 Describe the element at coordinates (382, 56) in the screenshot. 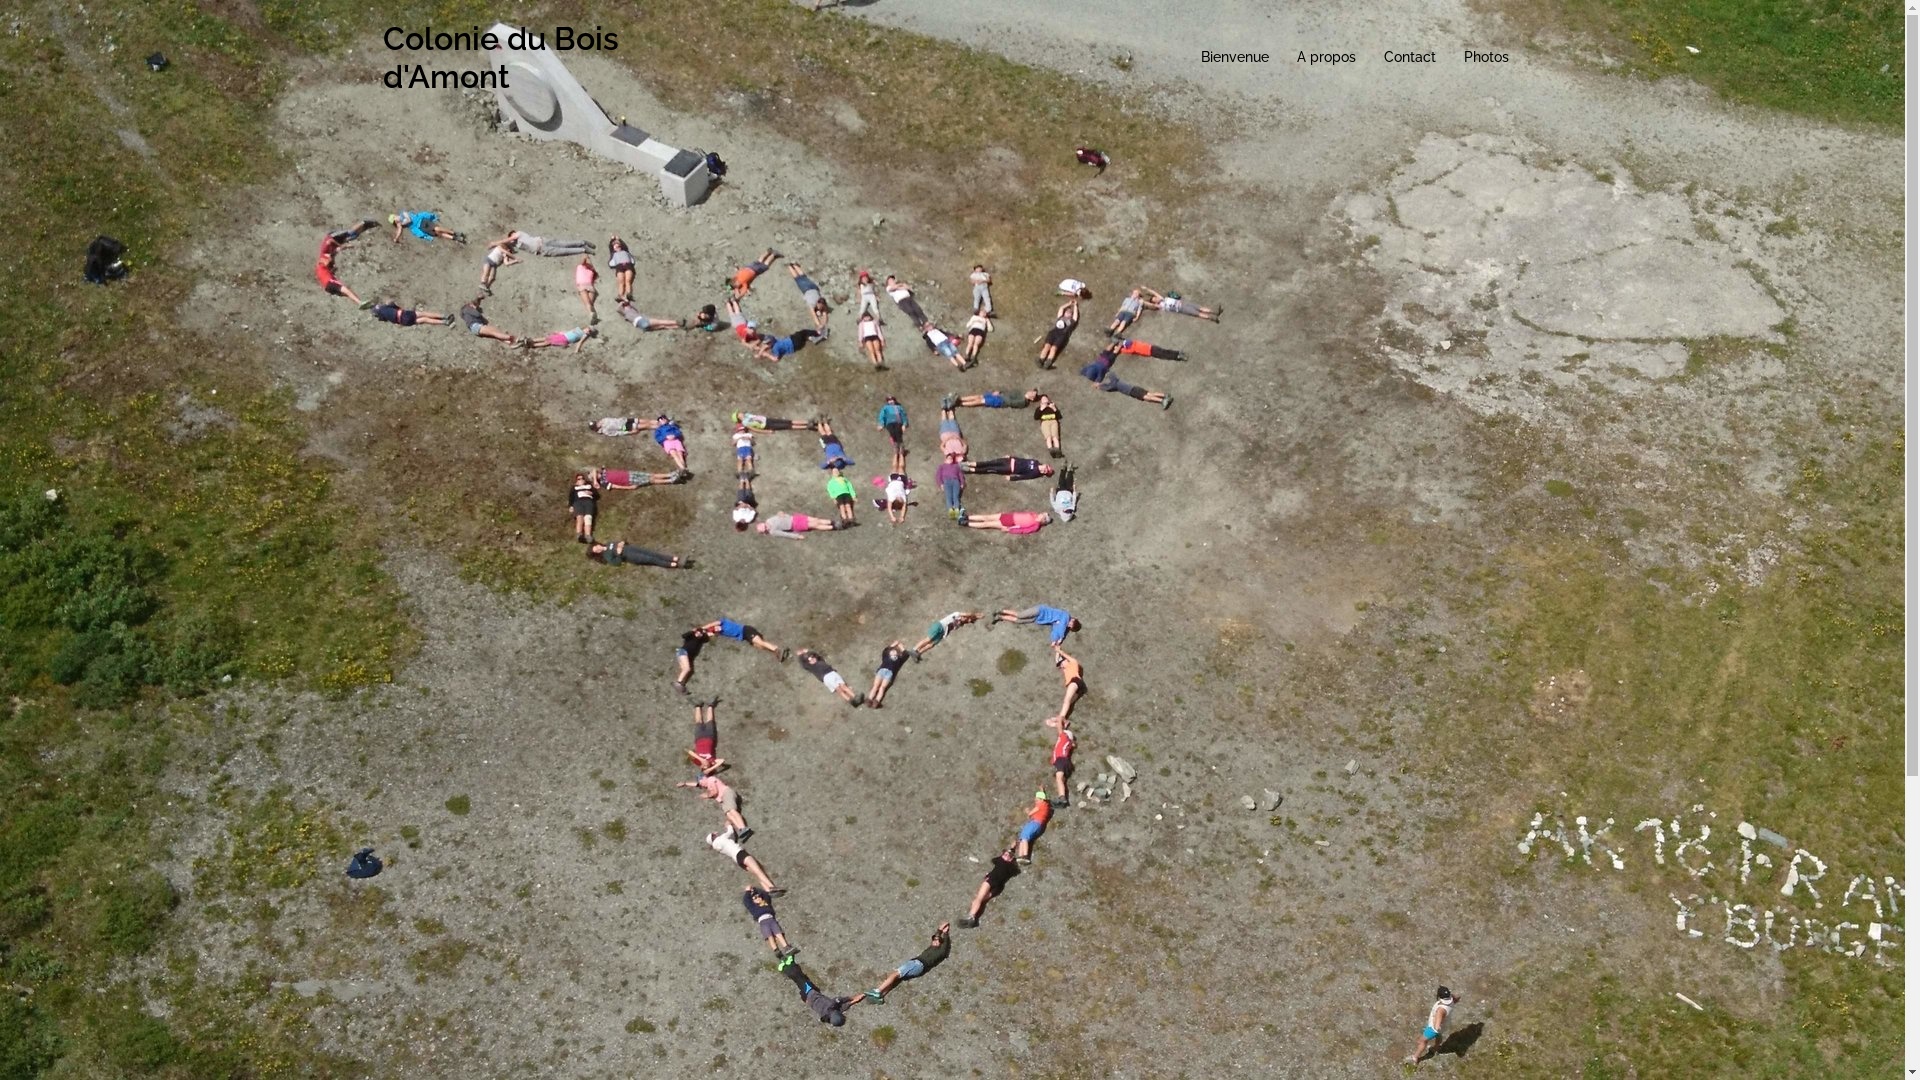

I see `'Colonie du Bois d'Amont'` at that location.